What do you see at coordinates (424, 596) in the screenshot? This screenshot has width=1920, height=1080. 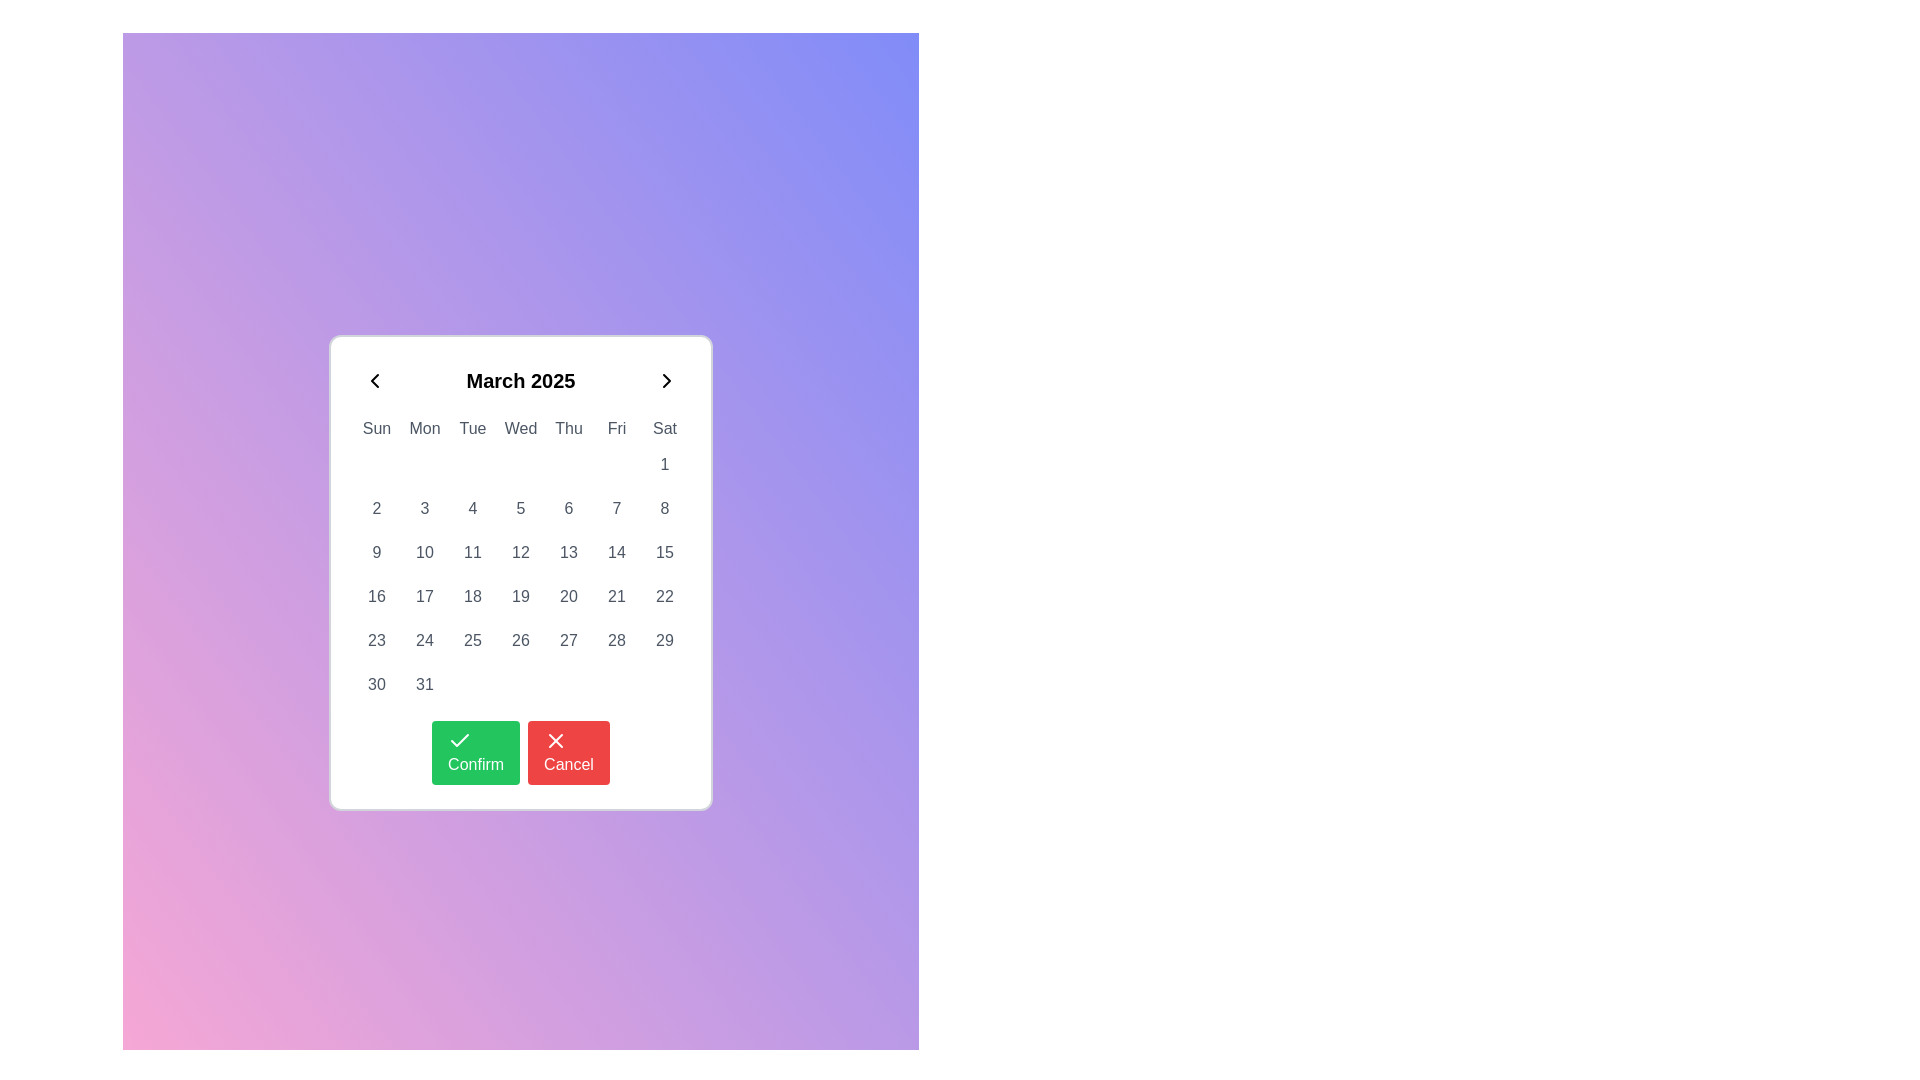 I see `the rounded rectangular button labeled '17' in the sixth row and second column of the March 2025 calendar grid` at bounding box center [424, 596].